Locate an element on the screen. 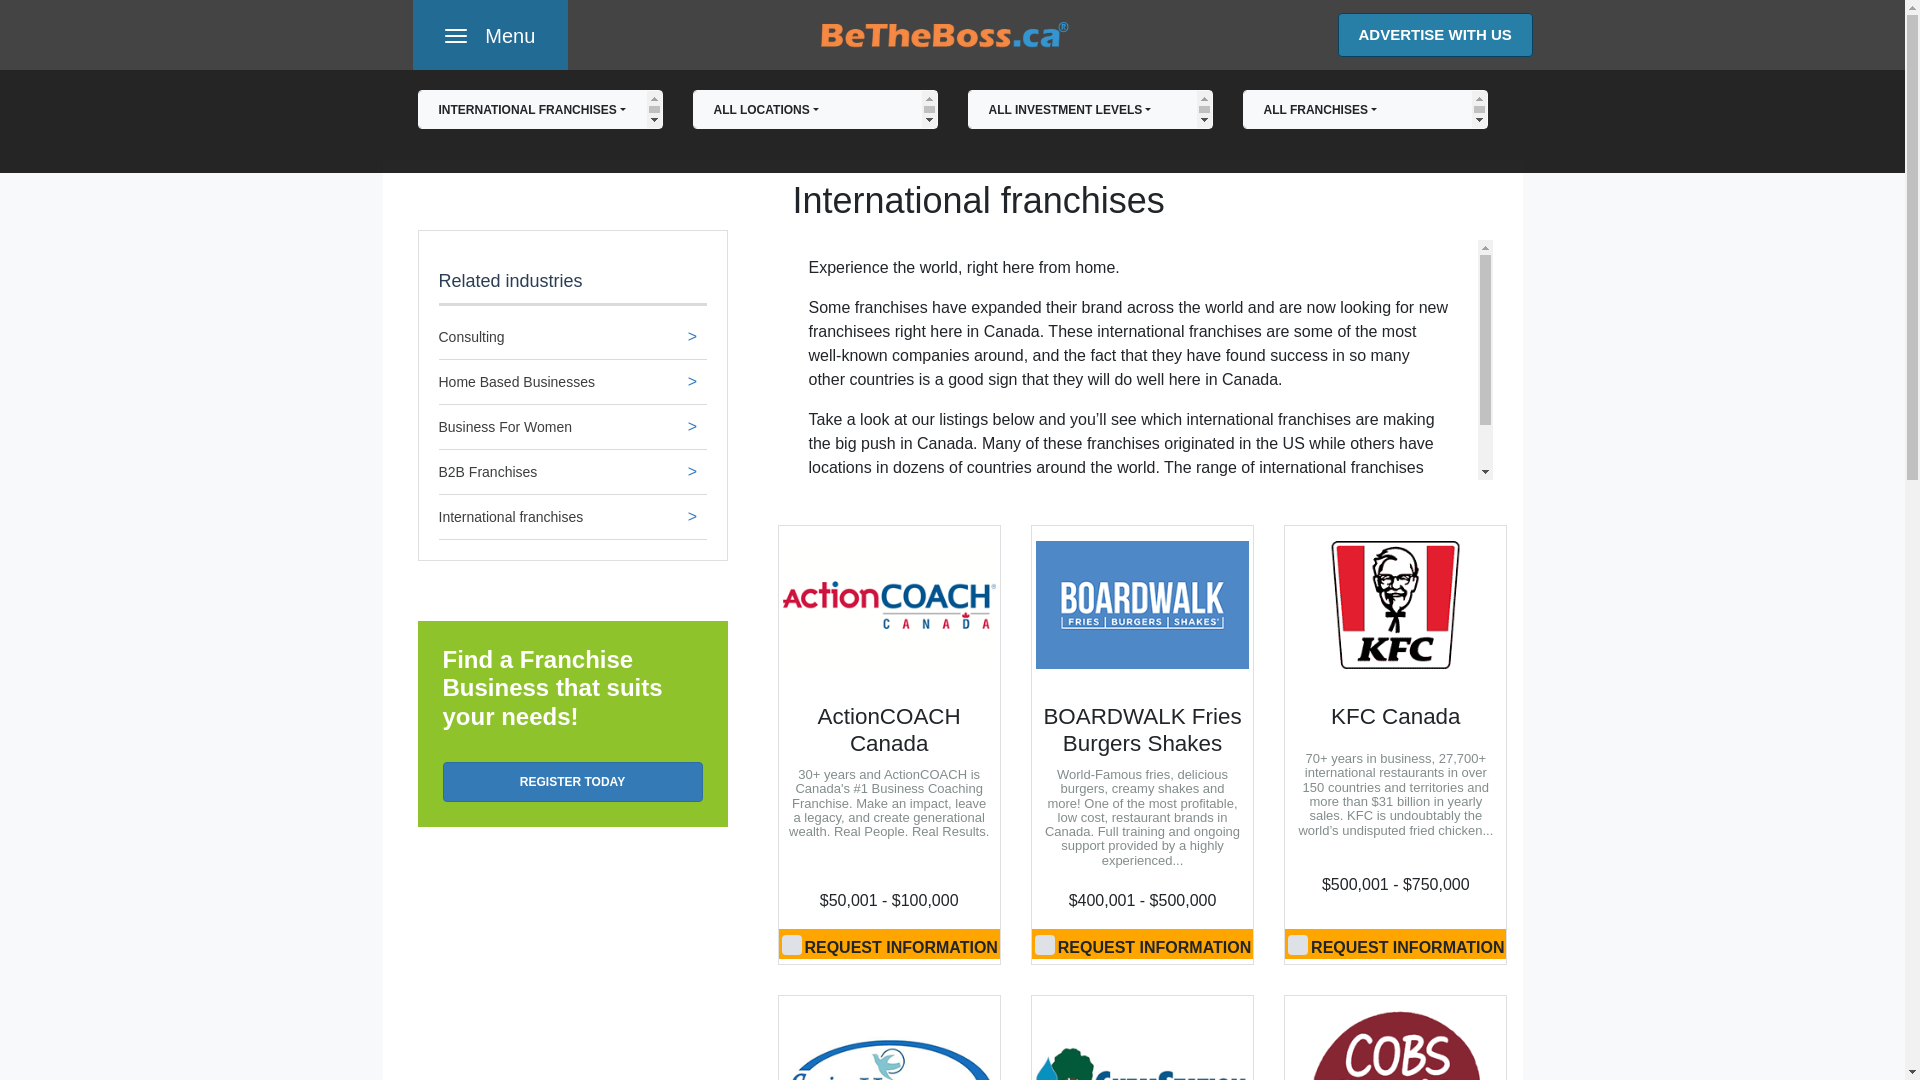  'ADVERTISE WITH US' is located at coordinates (1338, 35).